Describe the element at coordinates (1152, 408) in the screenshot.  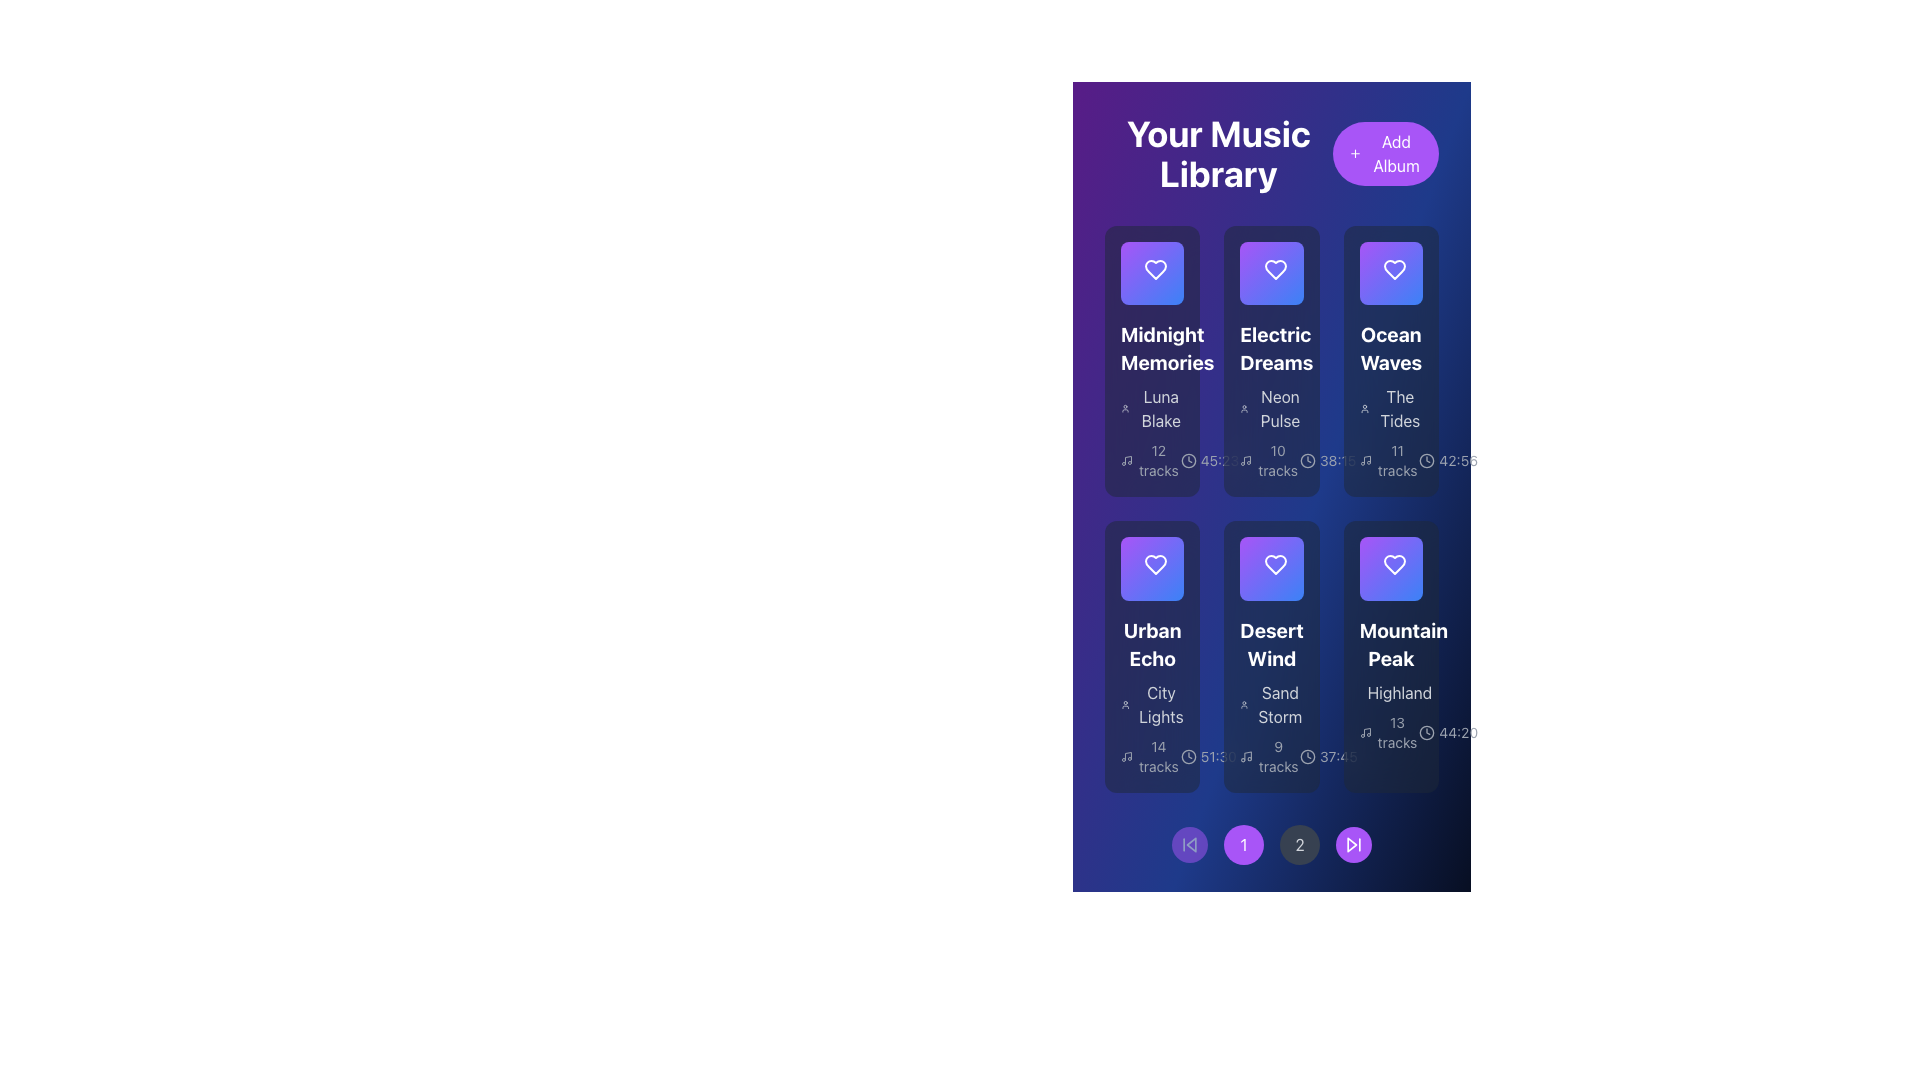
I see `text of the element displaying 'Luna Blake' which is positioned under 'Midnight Memories' and above '12 tracks' in the first card layout` at that location.